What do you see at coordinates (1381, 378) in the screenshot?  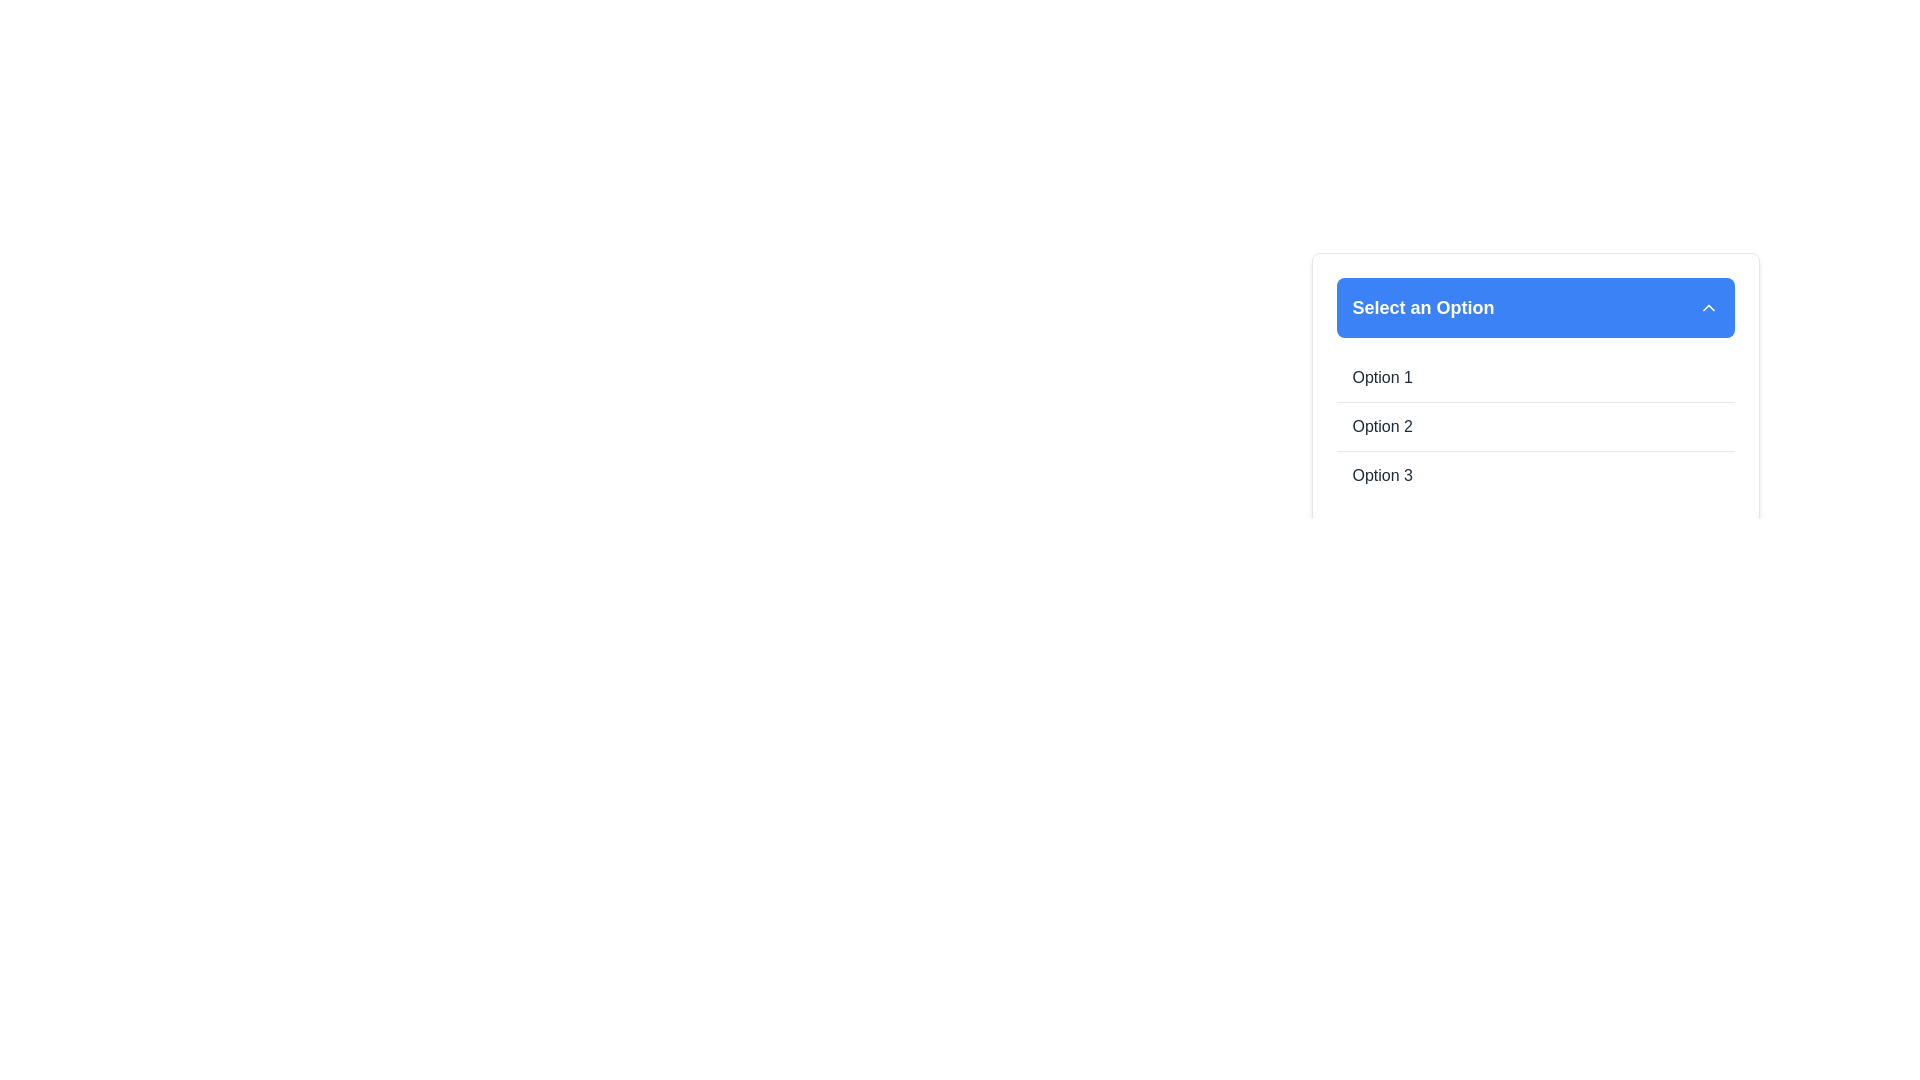 I see `the 'Option 1' text label in the dropdown menu, which is styled with medium-weight font and positioned as the first entry under the 'Select an Option' header` at bounding box center [1381, 378].